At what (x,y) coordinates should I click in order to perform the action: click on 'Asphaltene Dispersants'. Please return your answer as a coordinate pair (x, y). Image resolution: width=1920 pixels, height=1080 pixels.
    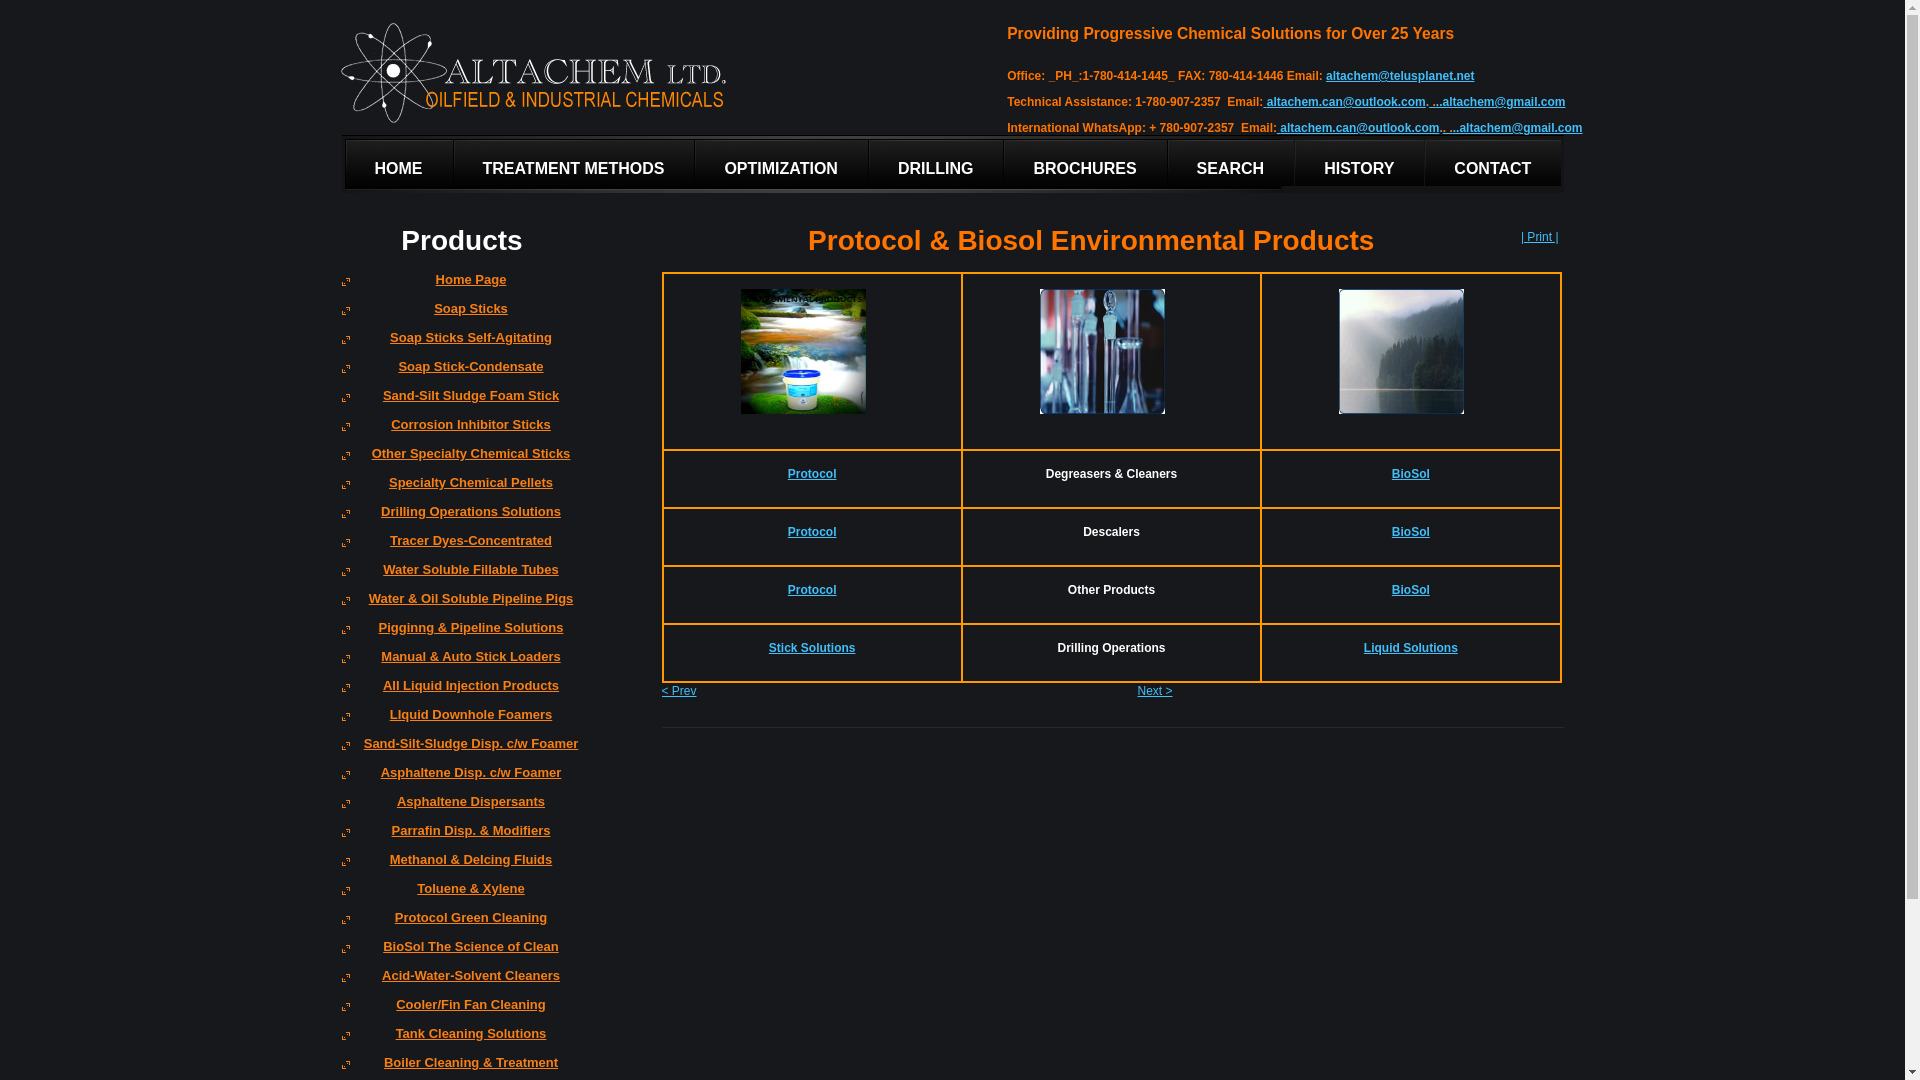
    Looking at the image, I should click on (461, 807).